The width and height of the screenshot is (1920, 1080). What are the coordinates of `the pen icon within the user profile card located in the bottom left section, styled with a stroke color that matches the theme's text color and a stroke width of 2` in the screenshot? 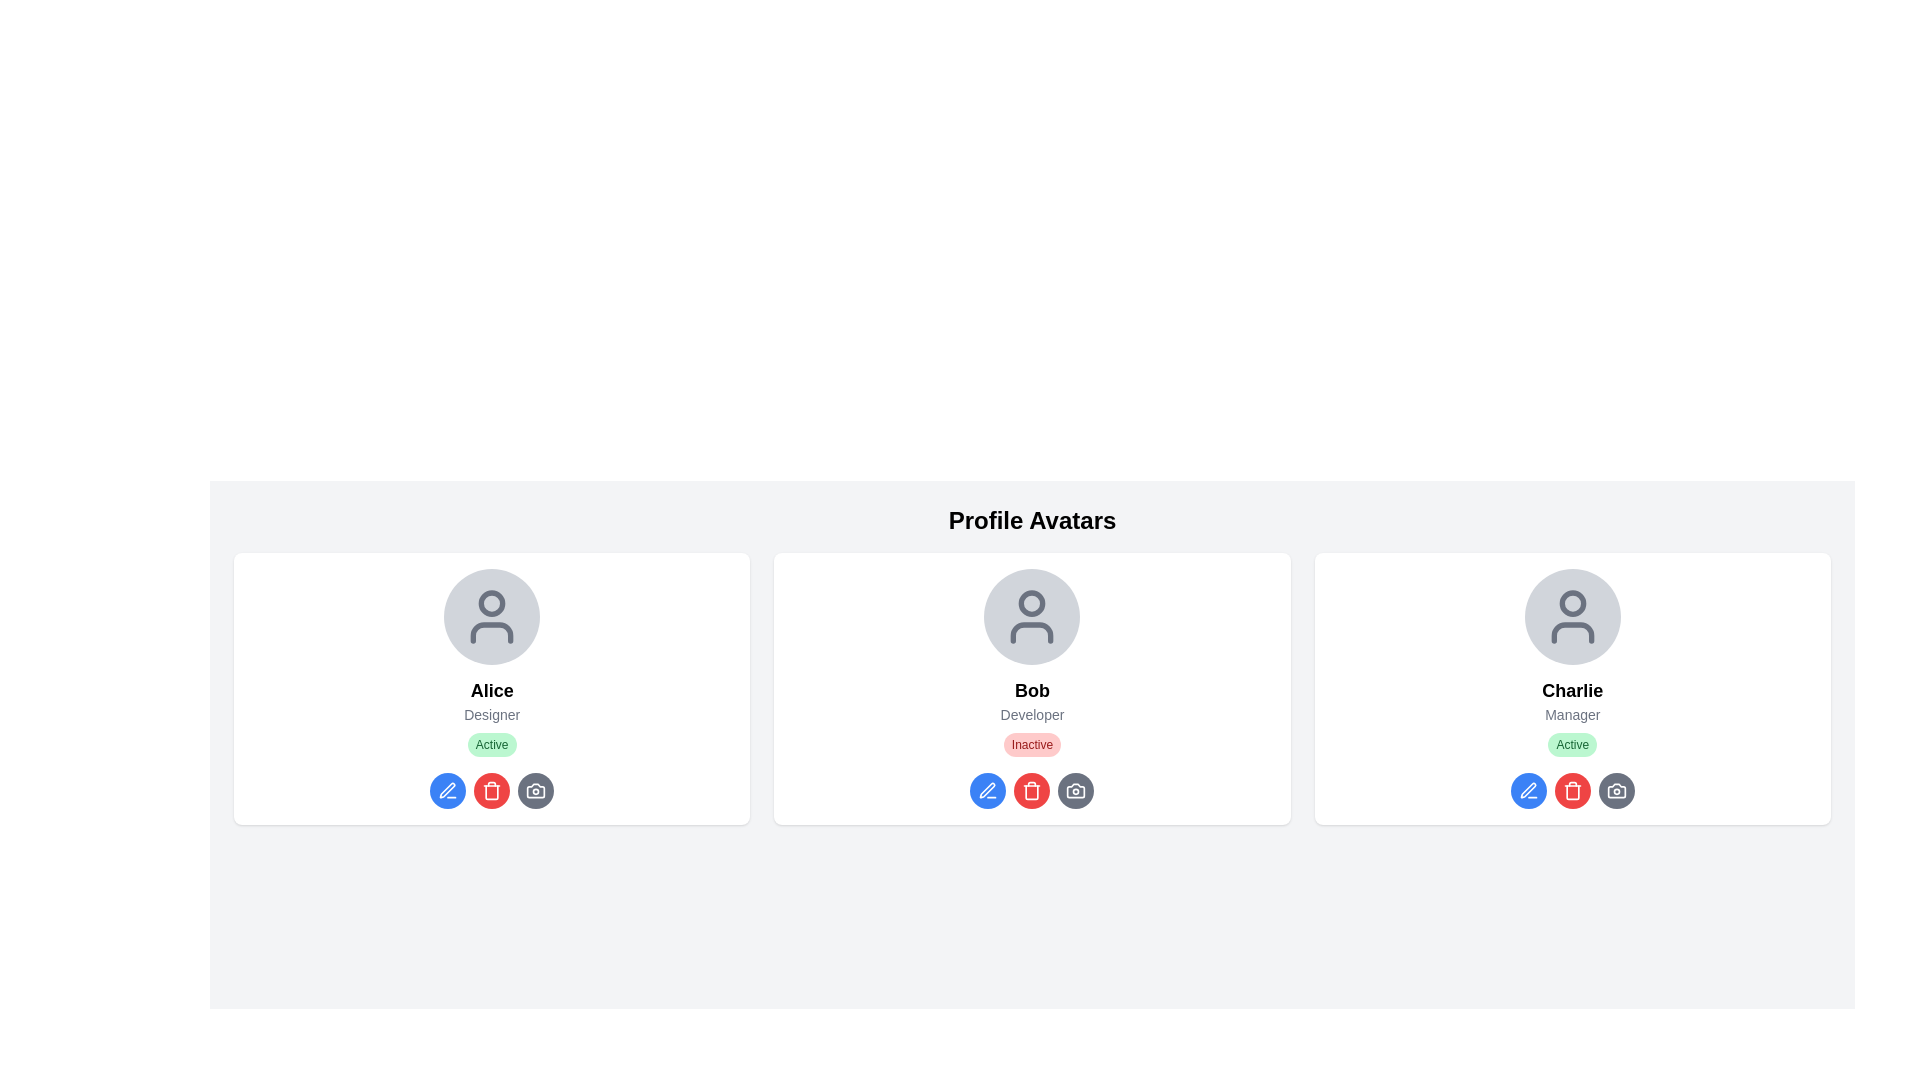 It's located at (988, 789).